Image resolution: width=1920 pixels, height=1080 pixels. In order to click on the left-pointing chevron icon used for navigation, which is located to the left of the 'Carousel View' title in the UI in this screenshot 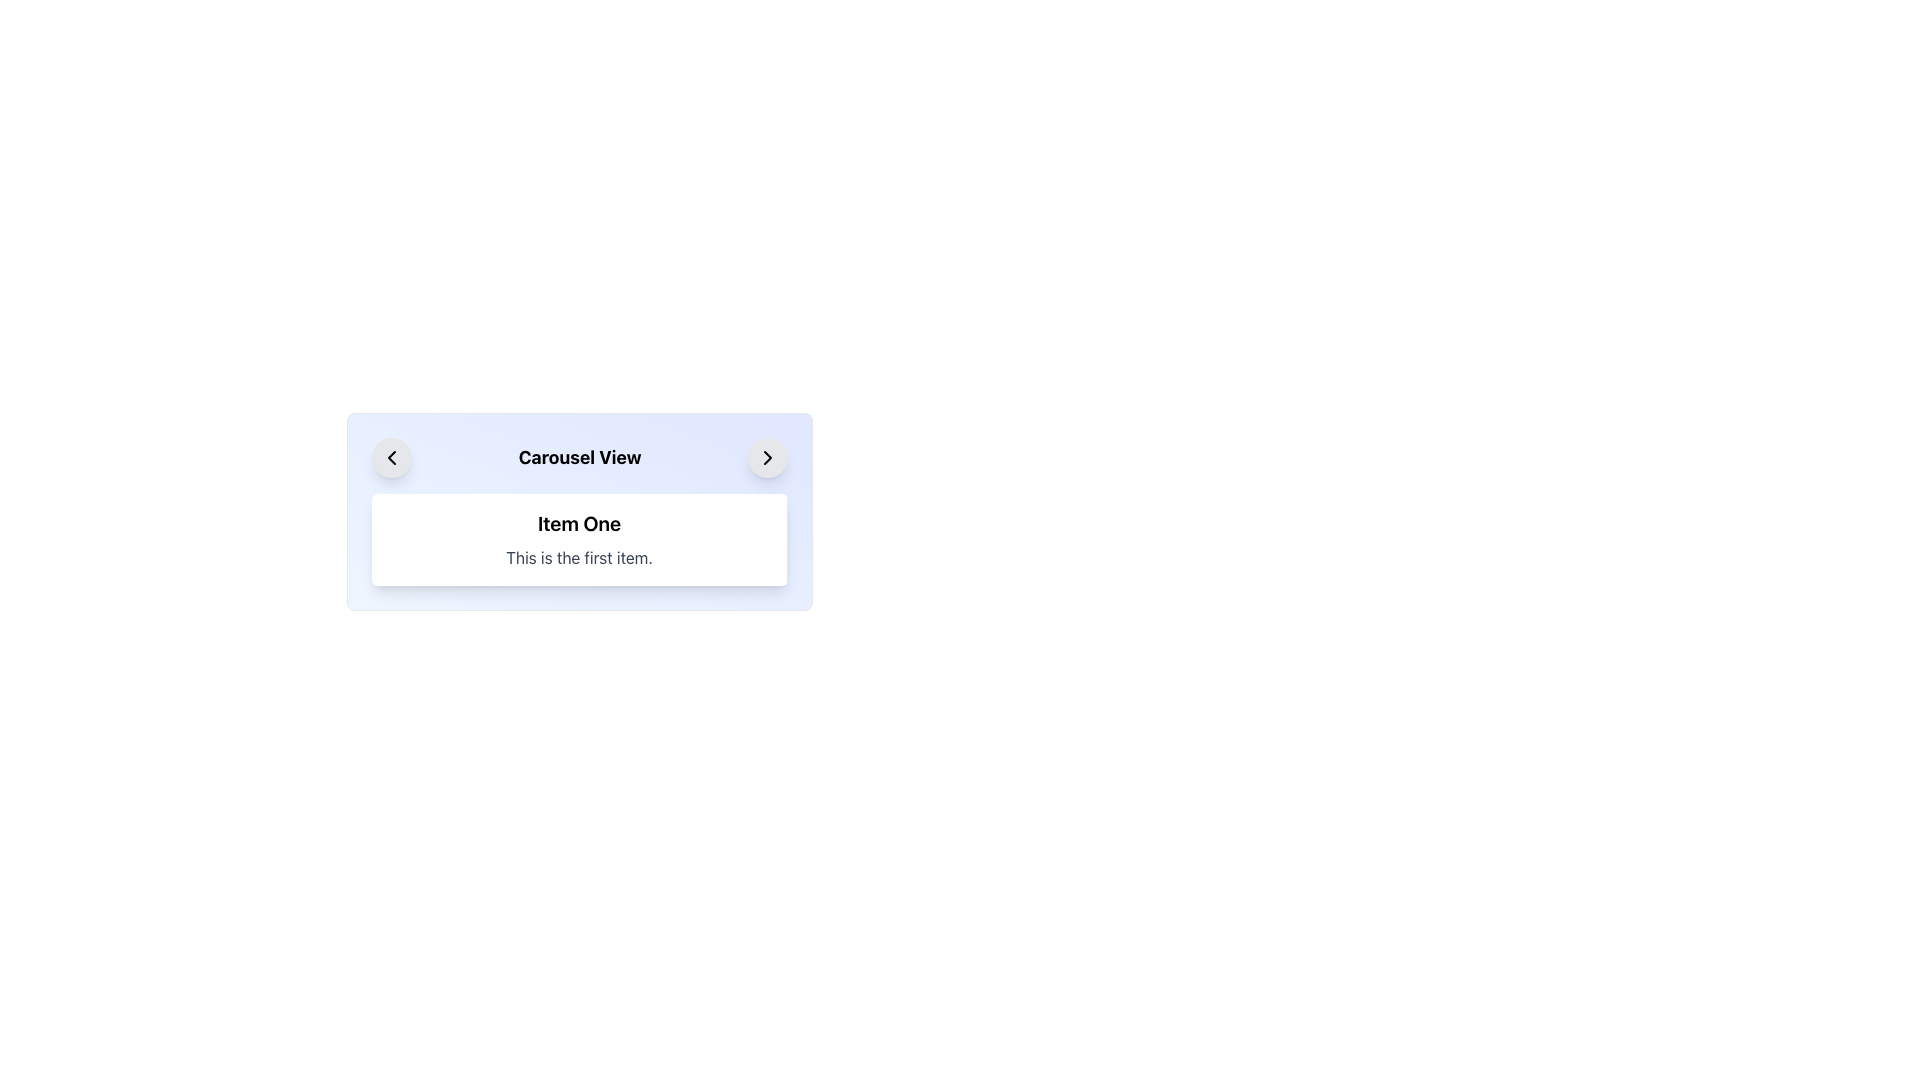, I will do `click(392, 458)`.